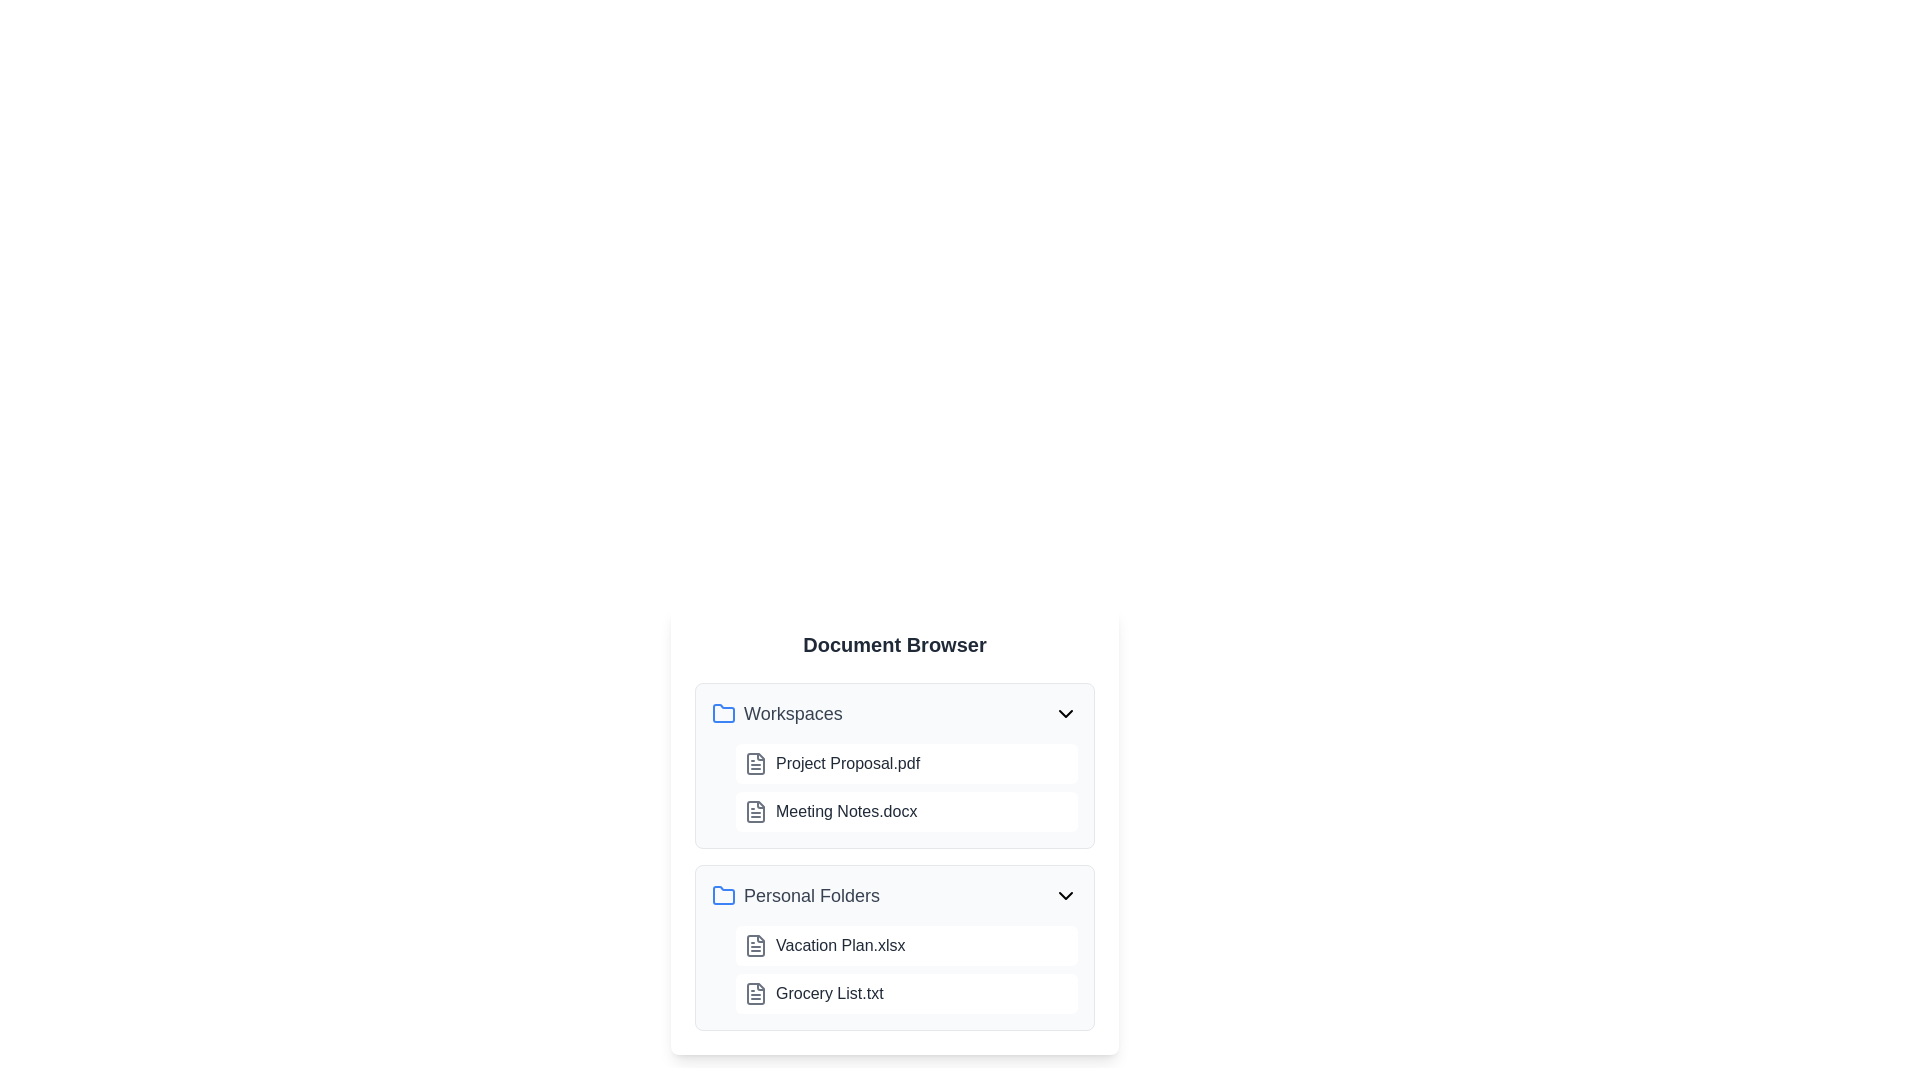 The image size is (1920, 1080). Describe the element at coordinates (906, 763) in the screenshot. I see `to select the List item representing the file 'Project Proposal.pdf', which is the first item listed under the 'Workspaces' section in the 'Document Browser' interface` at that location.